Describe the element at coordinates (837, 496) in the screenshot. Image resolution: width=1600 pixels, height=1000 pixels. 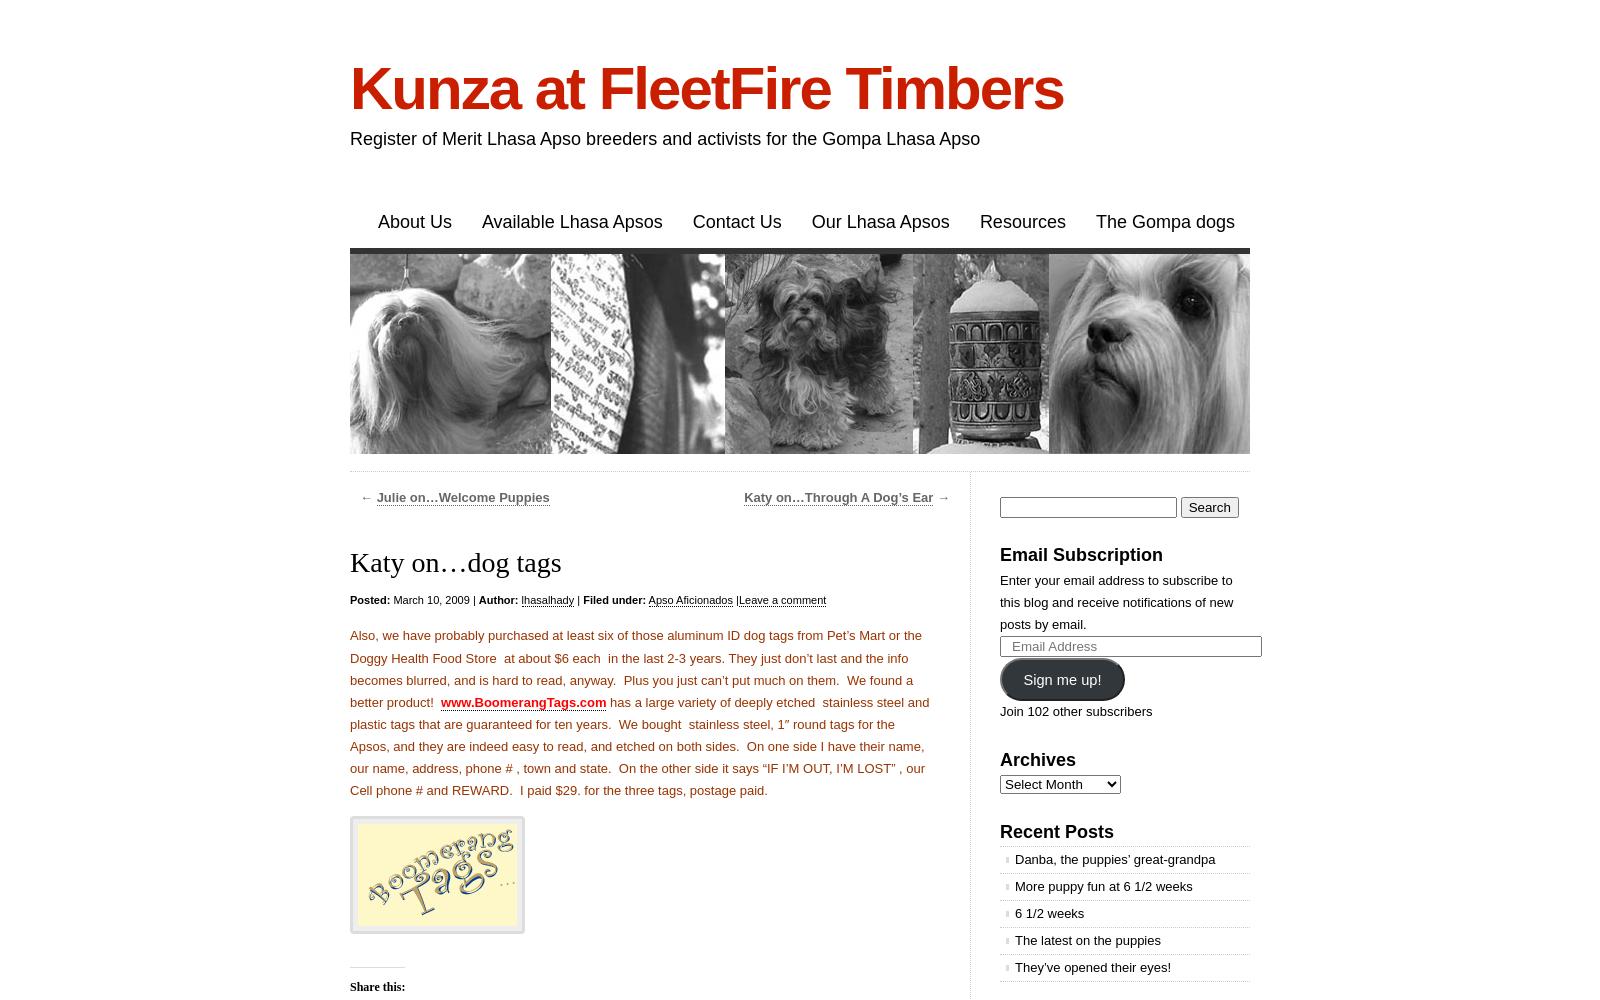
I see `'Katy on…Through A Dog’s Ear'` at that location.